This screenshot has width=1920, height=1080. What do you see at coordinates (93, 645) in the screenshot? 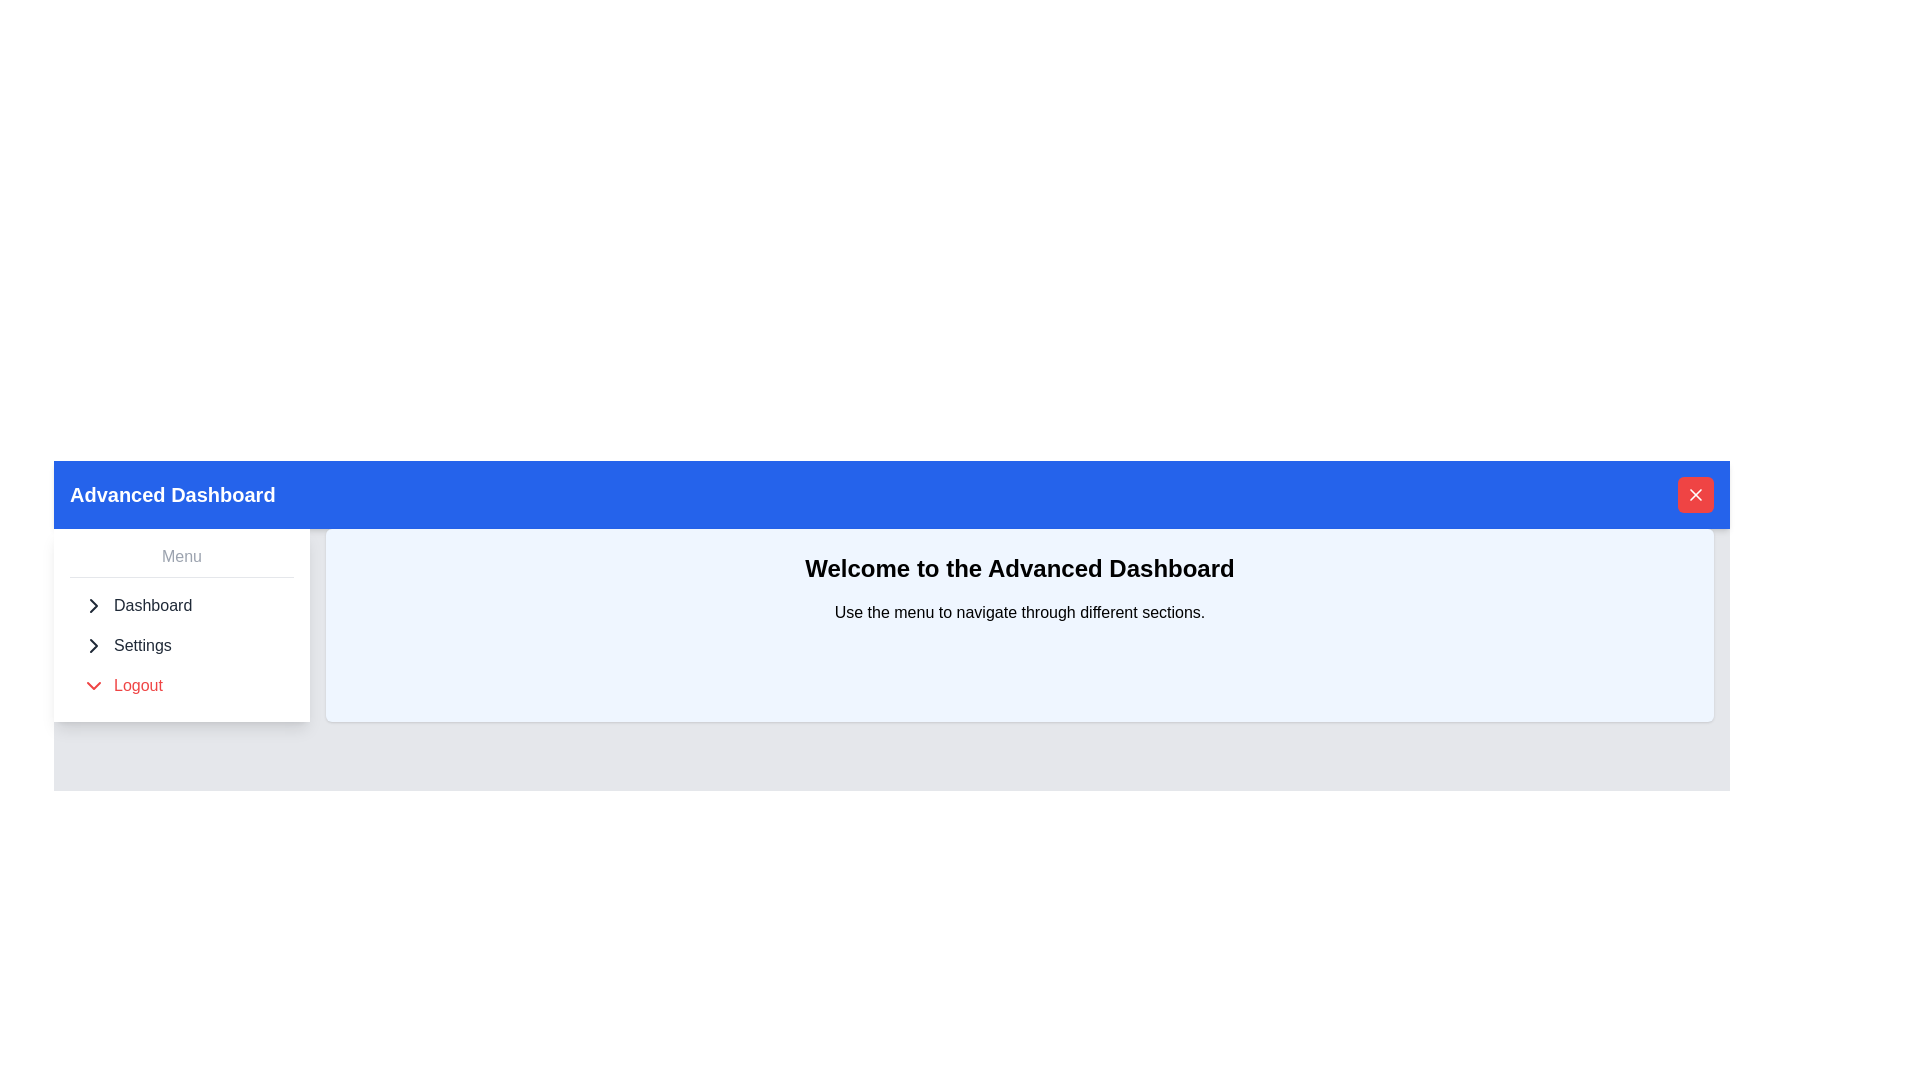
I see `the right-pointing chevron icon located in the sidebar under the 'Menu' label` at bounding box center [93, 645].